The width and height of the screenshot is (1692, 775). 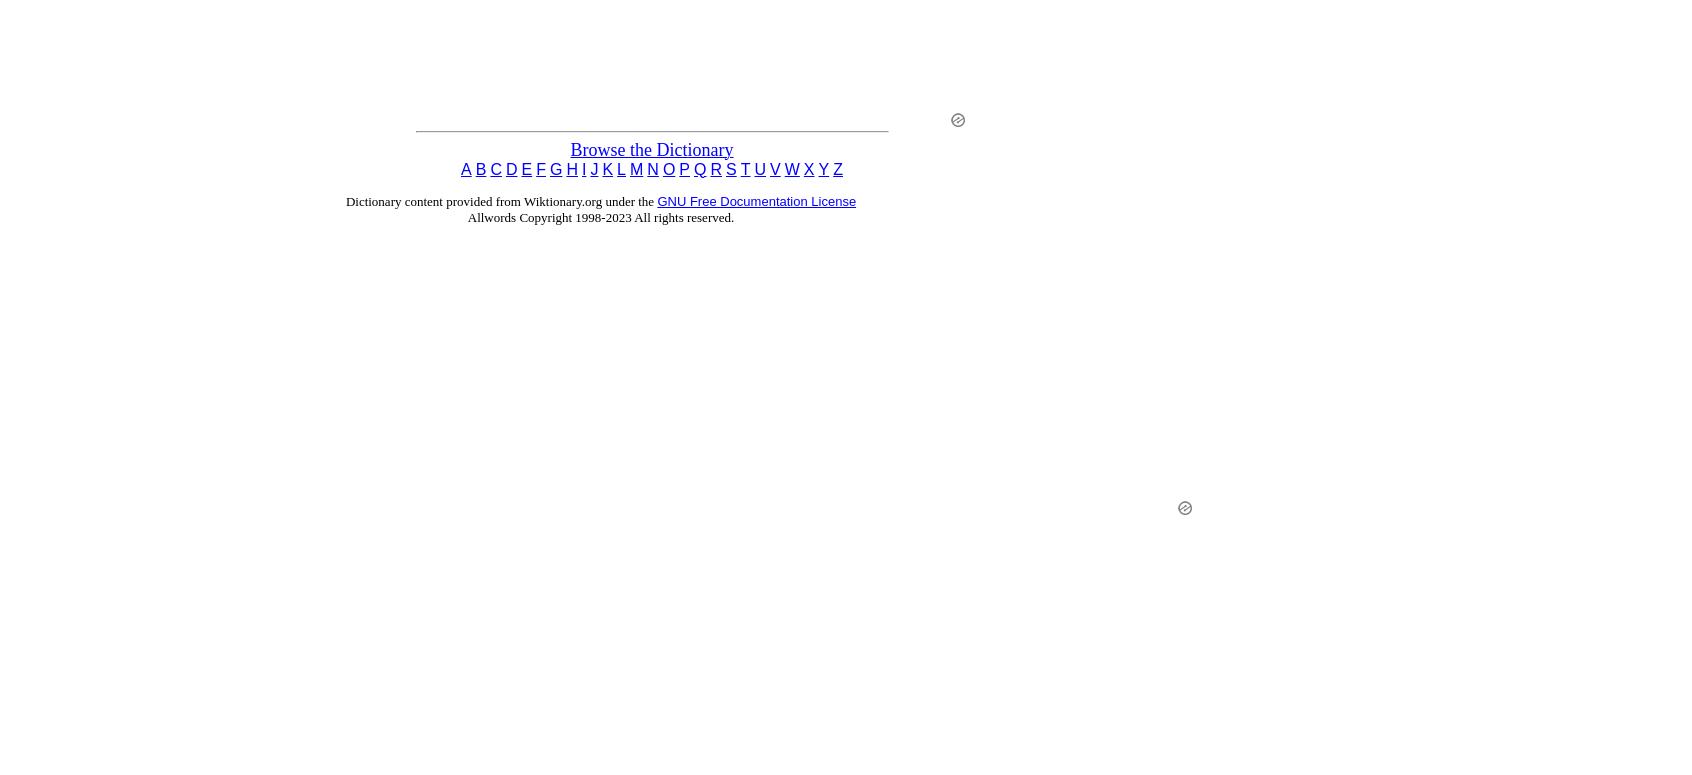 What do you see at coordinates (837, 167) in the screenshot?
I see `'Z'` at bounding box center [837, 167].